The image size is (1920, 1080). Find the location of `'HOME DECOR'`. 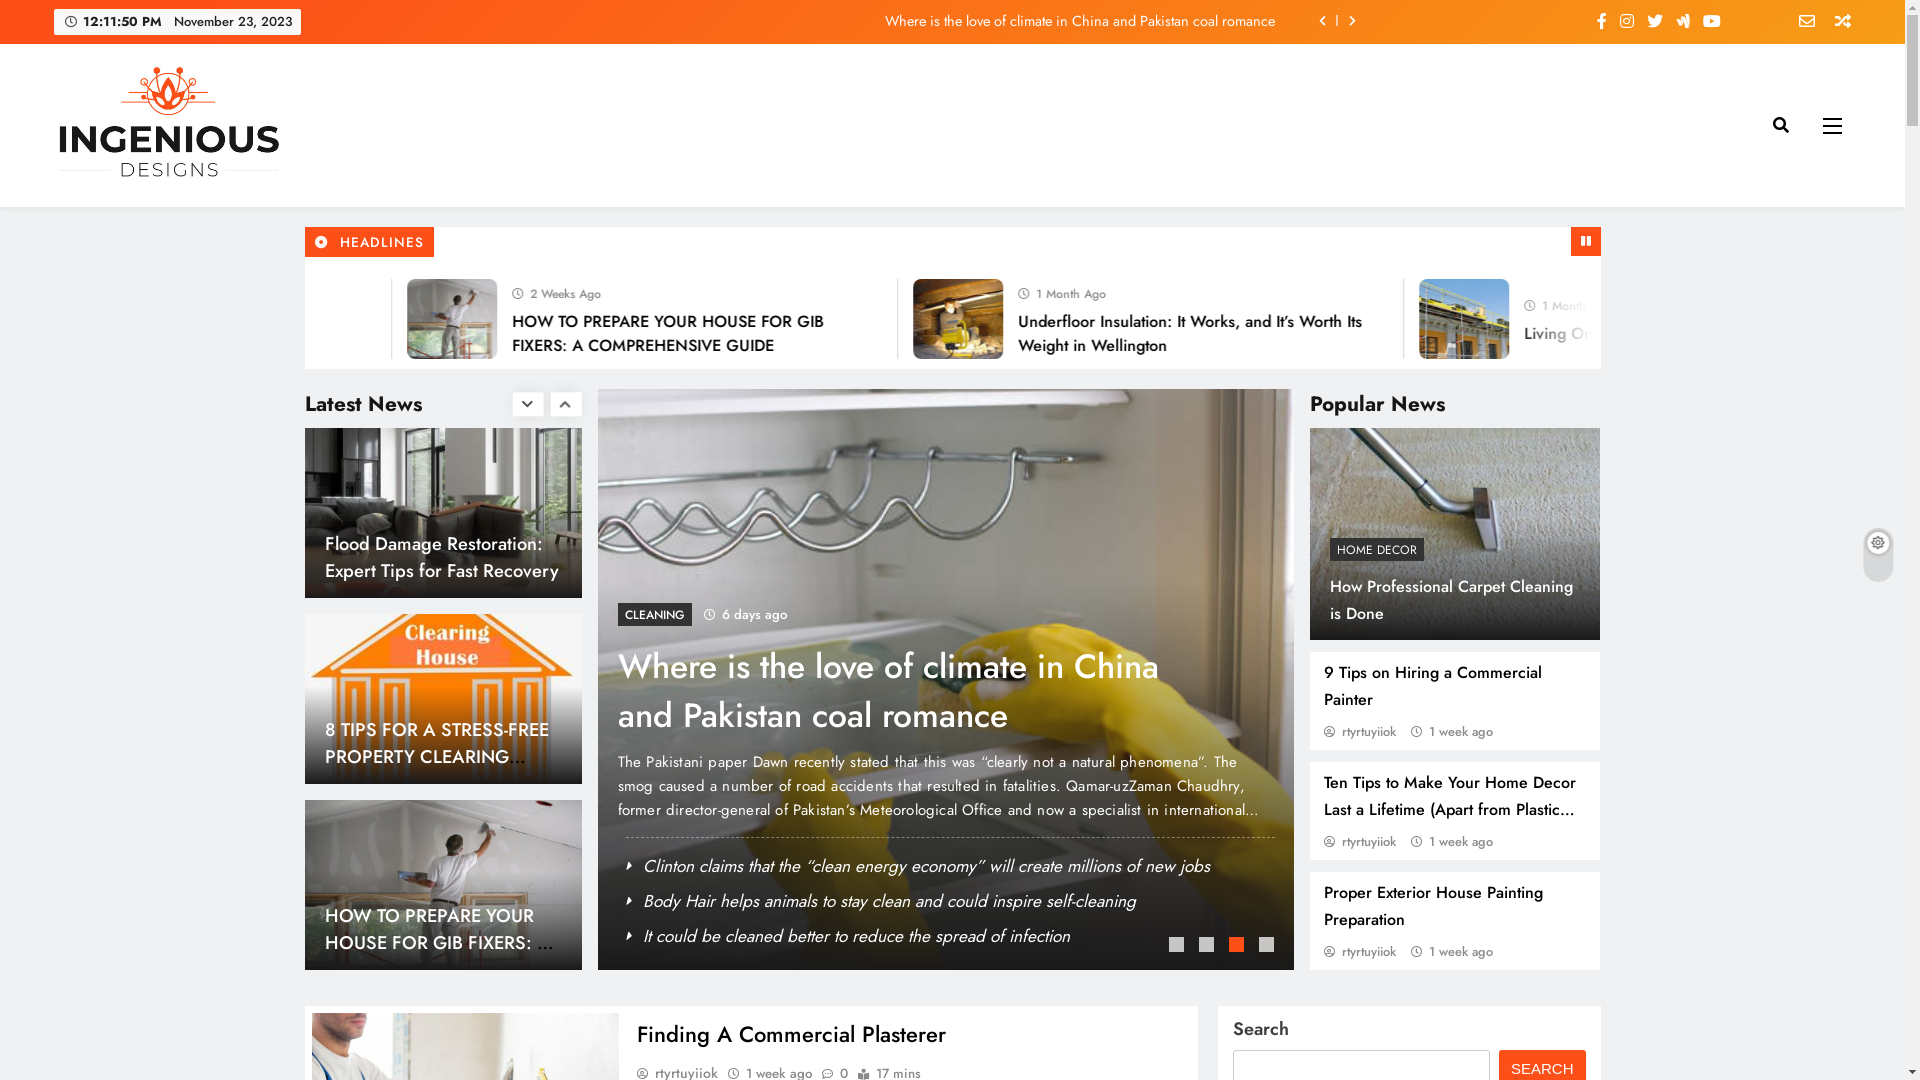

'HOME DECOR' is located at coordinates (1329, 549).